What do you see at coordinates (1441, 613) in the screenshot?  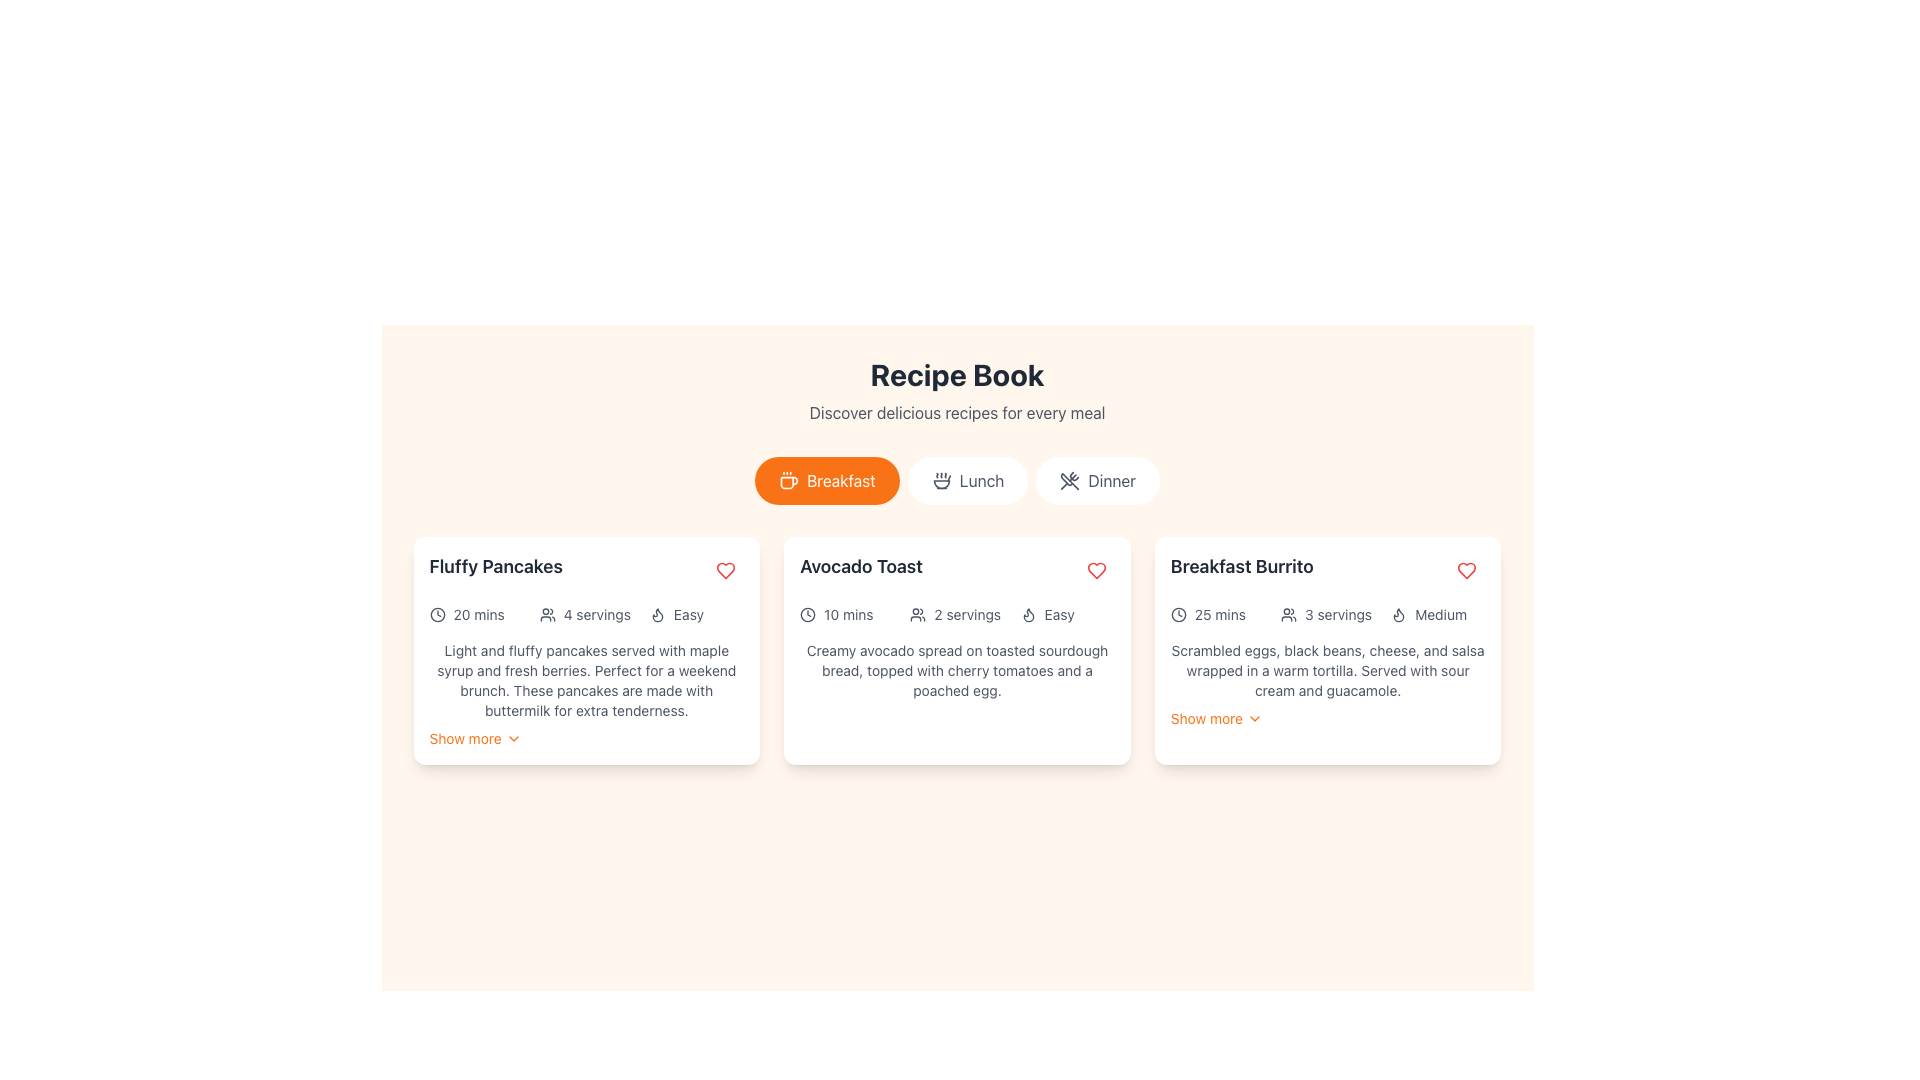 I see `the 'Medium' difficulty level text label within the 'Breakfast Burrito' card, located in the third column of the recipe cards section, to provide users with information about the expected complexity of the recipe` at bounding box center [1441, 613].